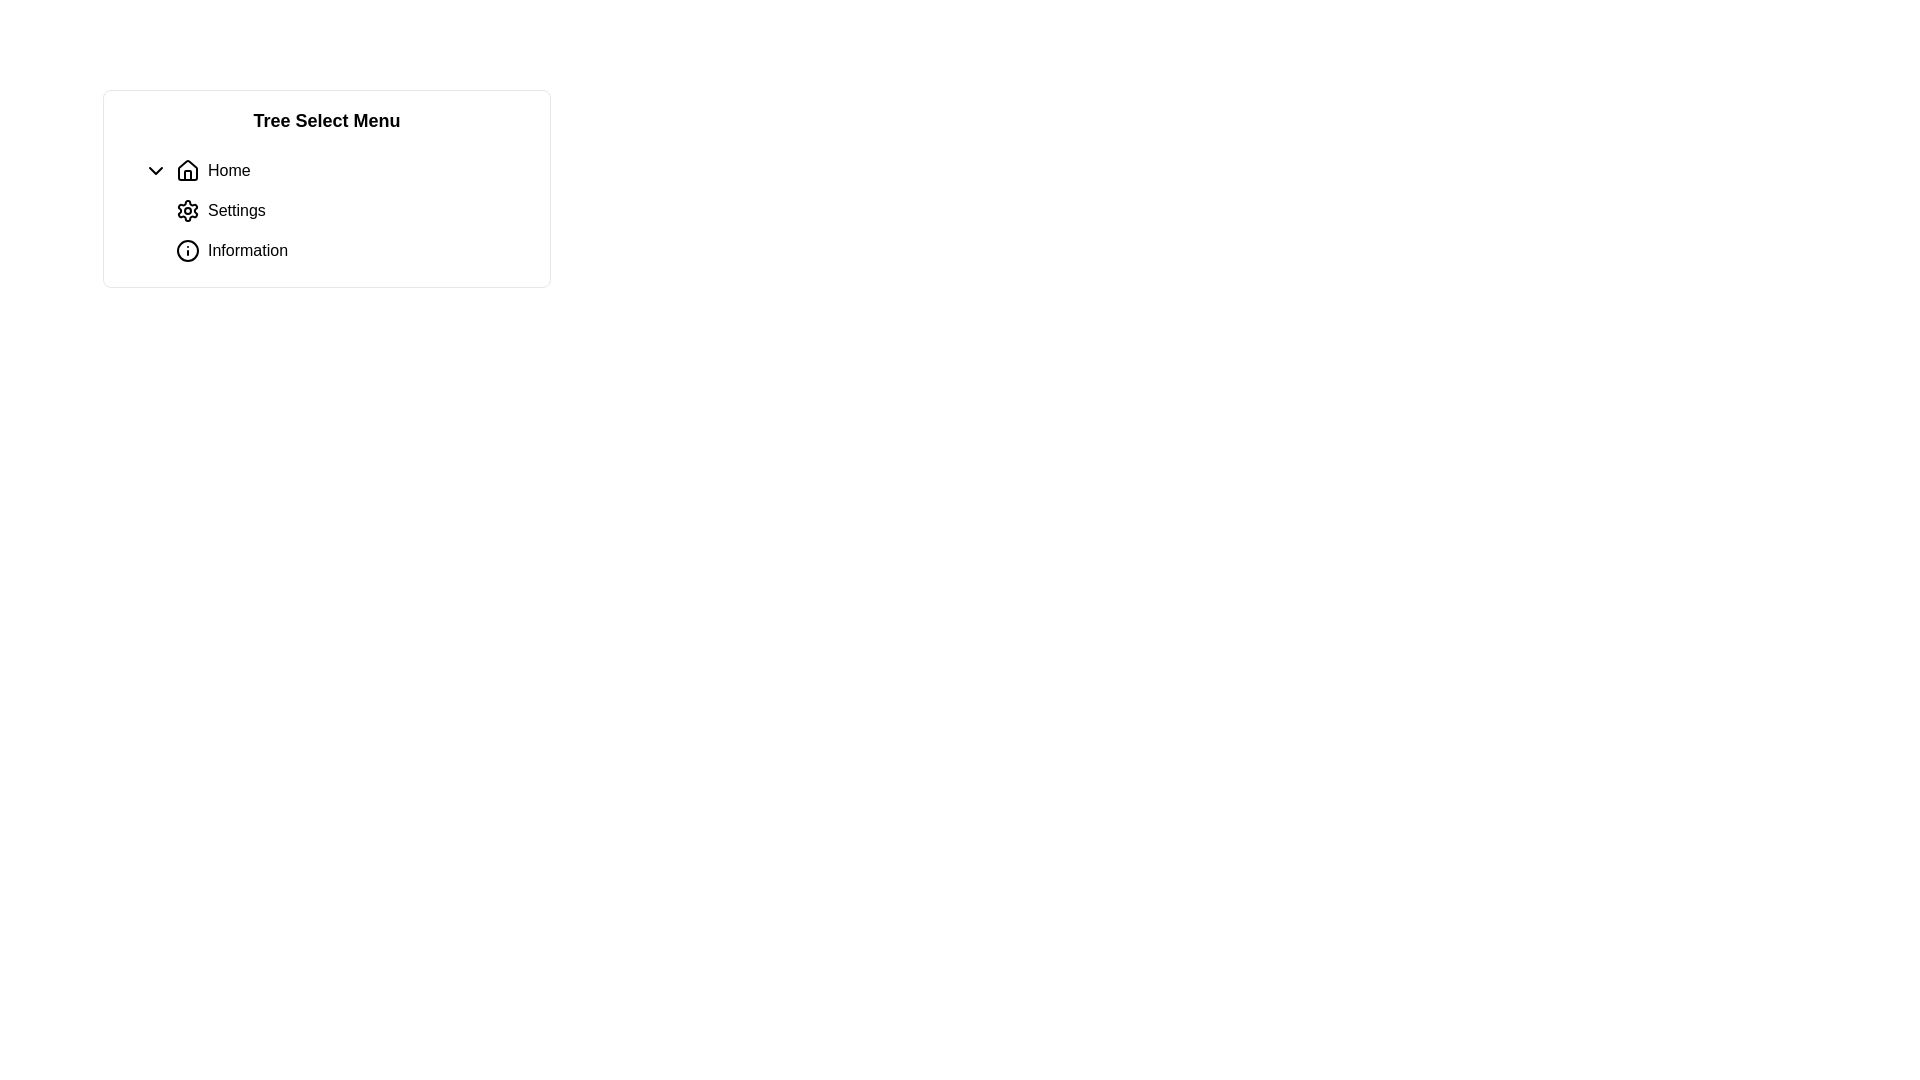  Describe the element at coordinates (335, 169) in the screenshot. I see `the 'Home' button located at the top of the 'Tree Select Menu', which is the first item in a vertical list of navigation options` at that location.